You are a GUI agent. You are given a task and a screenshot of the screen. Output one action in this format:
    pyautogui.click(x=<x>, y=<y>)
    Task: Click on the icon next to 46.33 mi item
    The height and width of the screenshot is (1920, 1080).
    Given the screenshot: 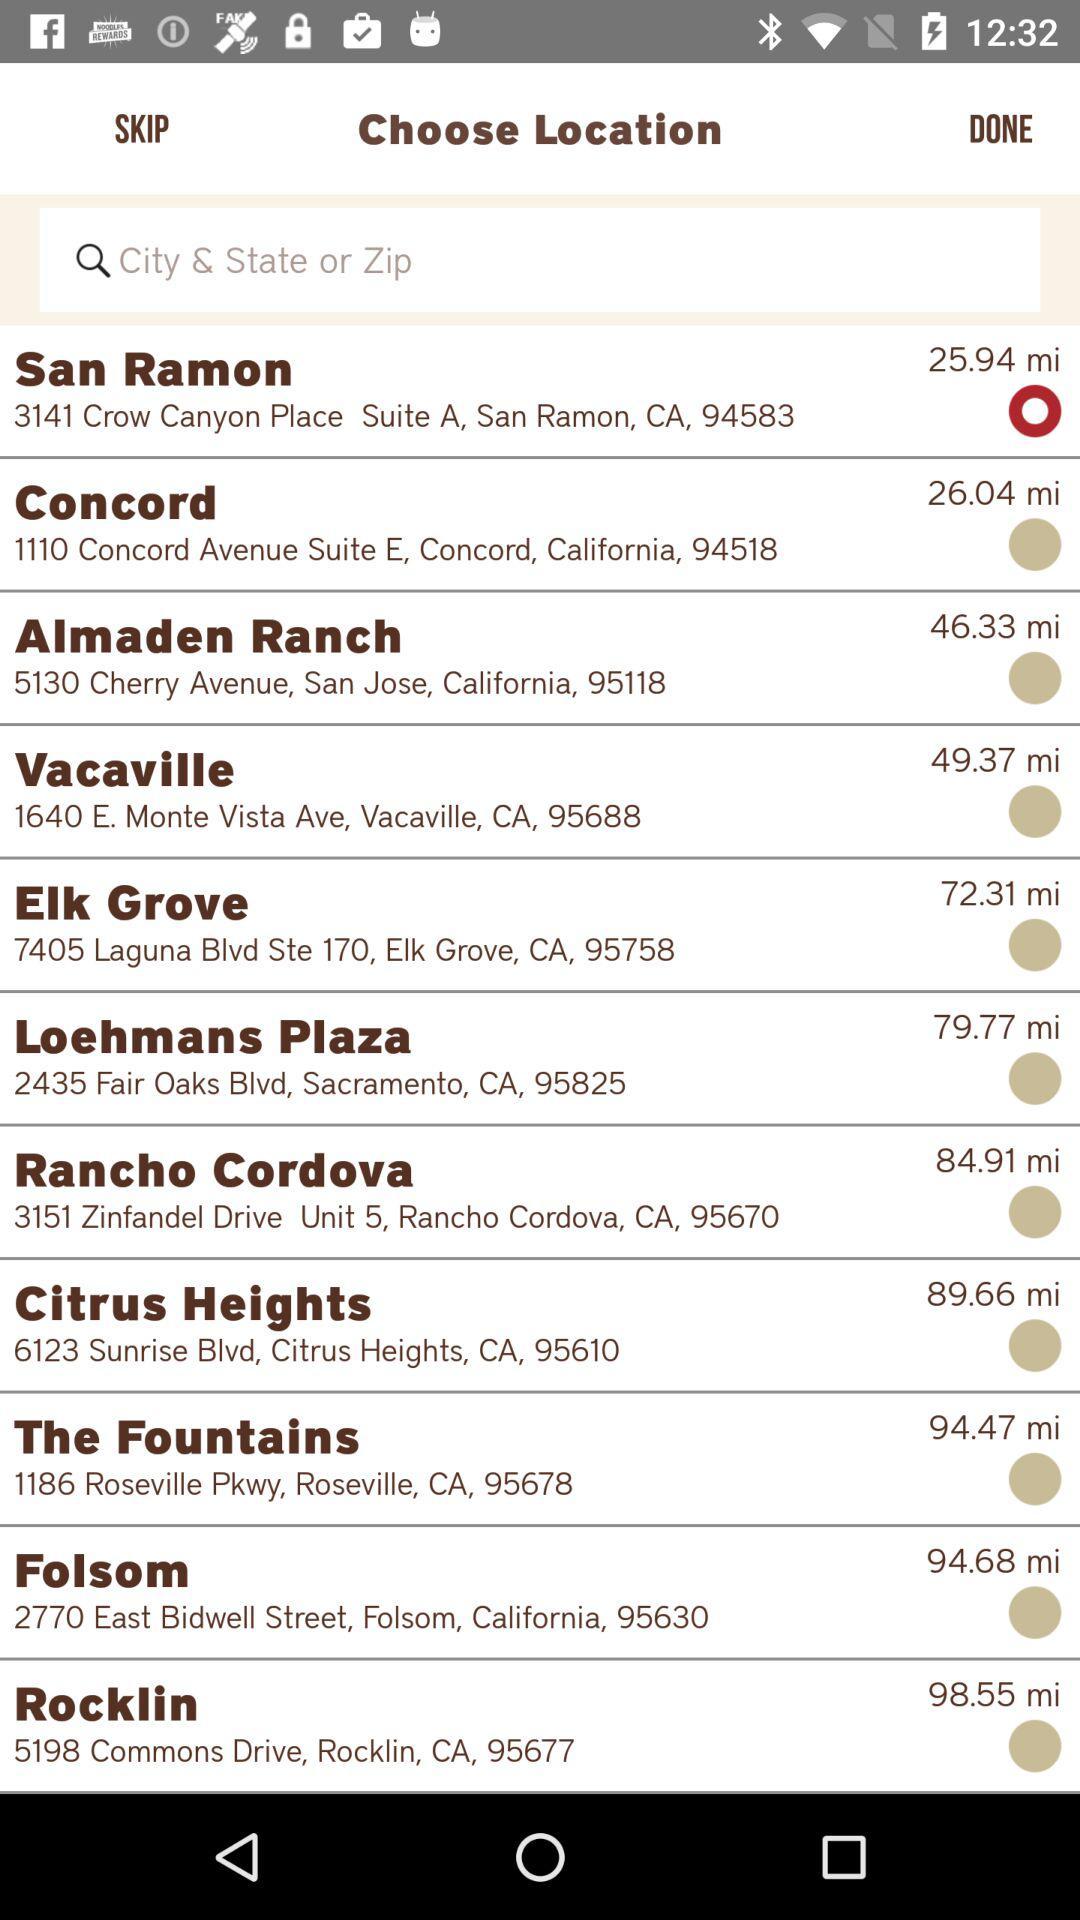 What is the action you would take?
    pyautogui.click(x=471, y=633)
    